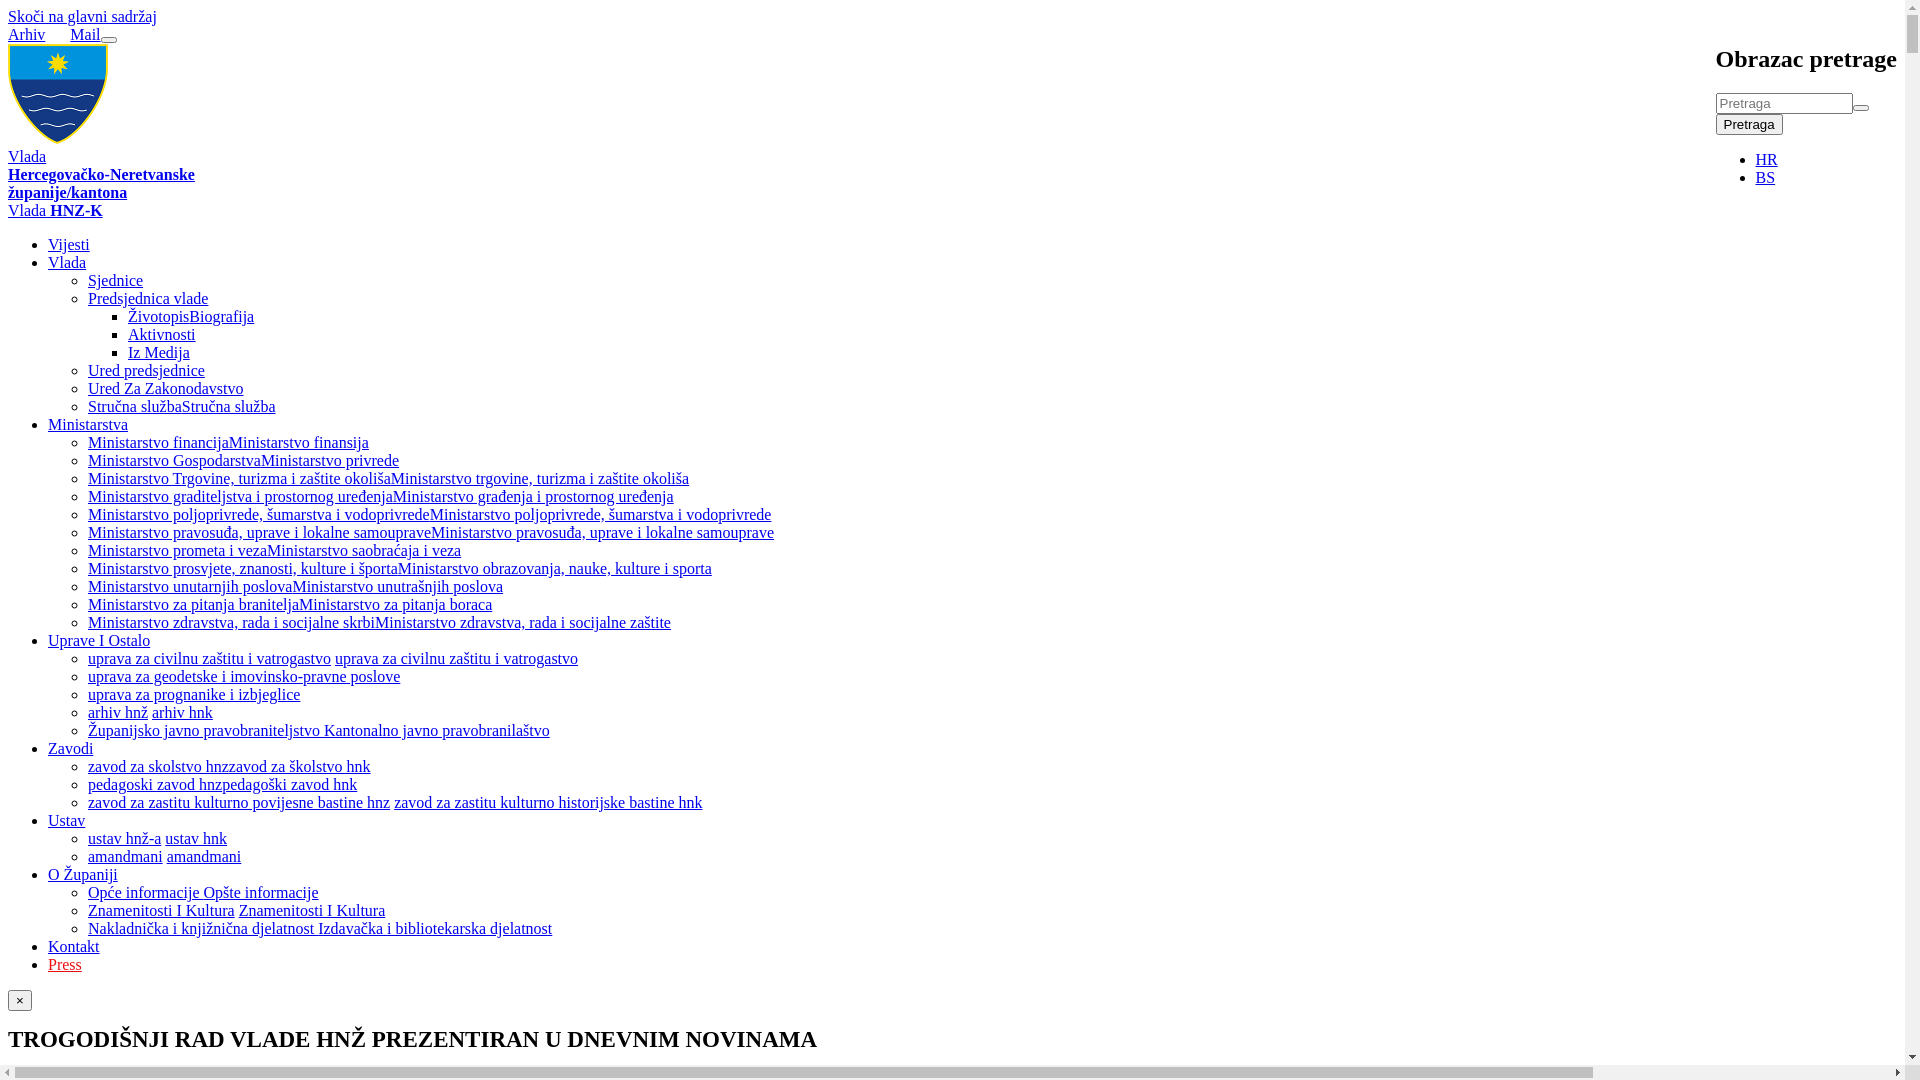 The width and height of the screenshot is (1920, 1080). I want to click on 'Press', so click(65, 963).